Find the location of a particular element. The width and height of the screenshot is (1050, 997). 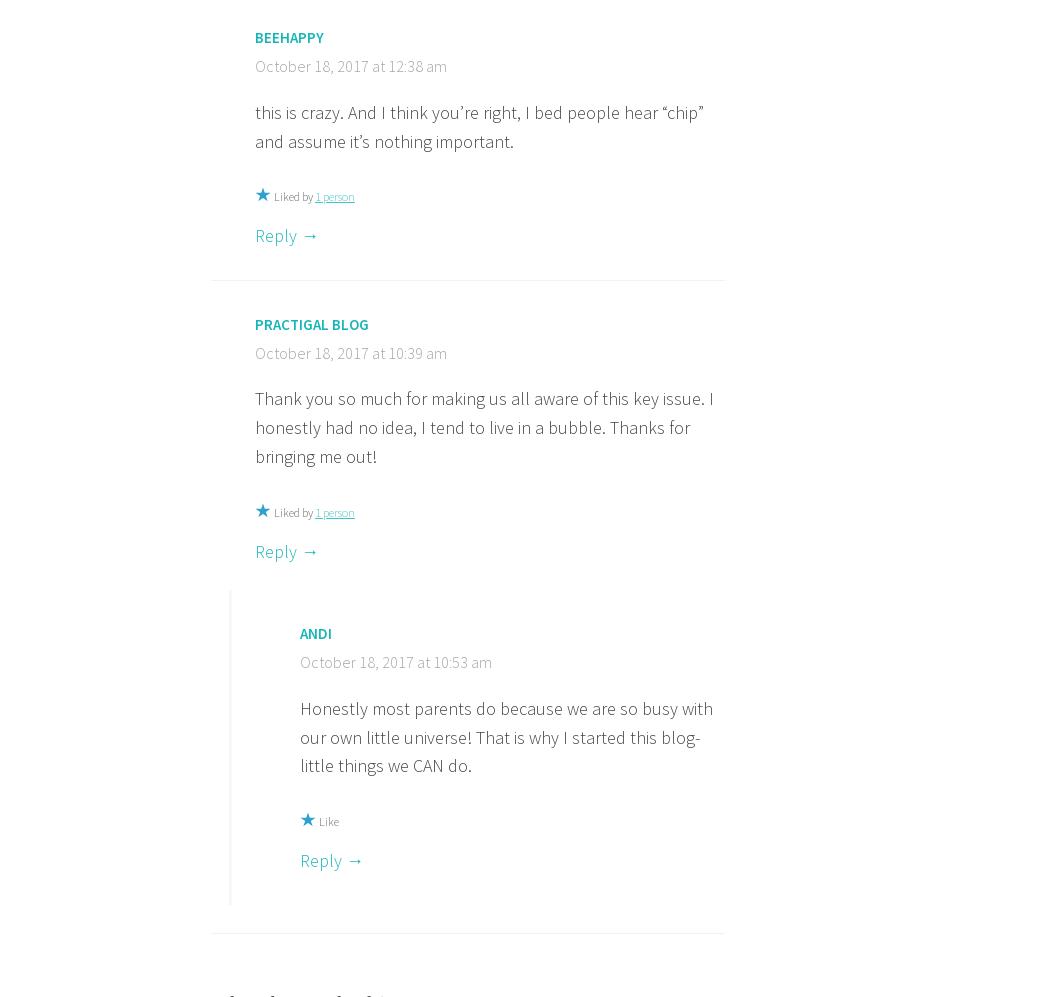

'October 18, 2017 at 12:38 am' is located at coordinates (350, 65).